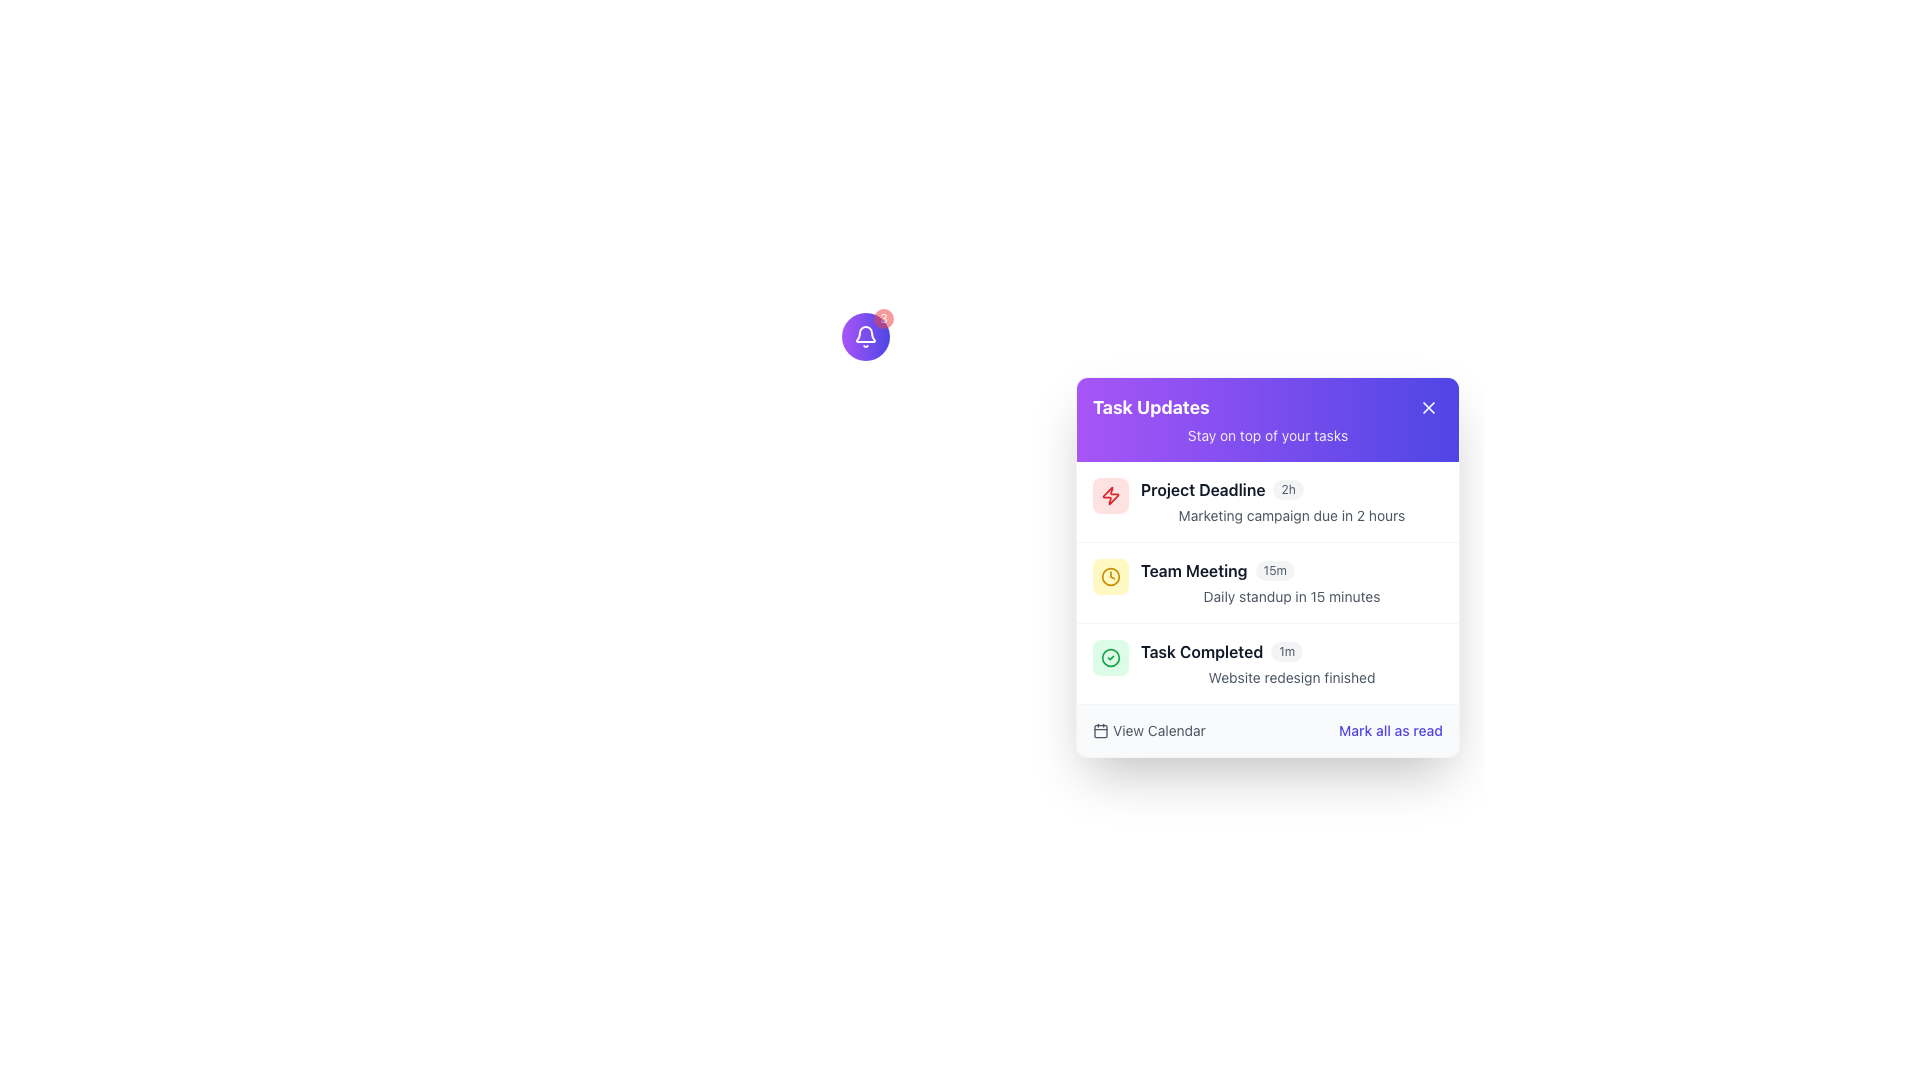 This screenshot has height=1080, width=1920. What do you see at coordinates (1428, 407) in the screenshot?
I see `the Close Button located at the far right of the 'Task Updates' header section` at bounding box center [1428, 407].